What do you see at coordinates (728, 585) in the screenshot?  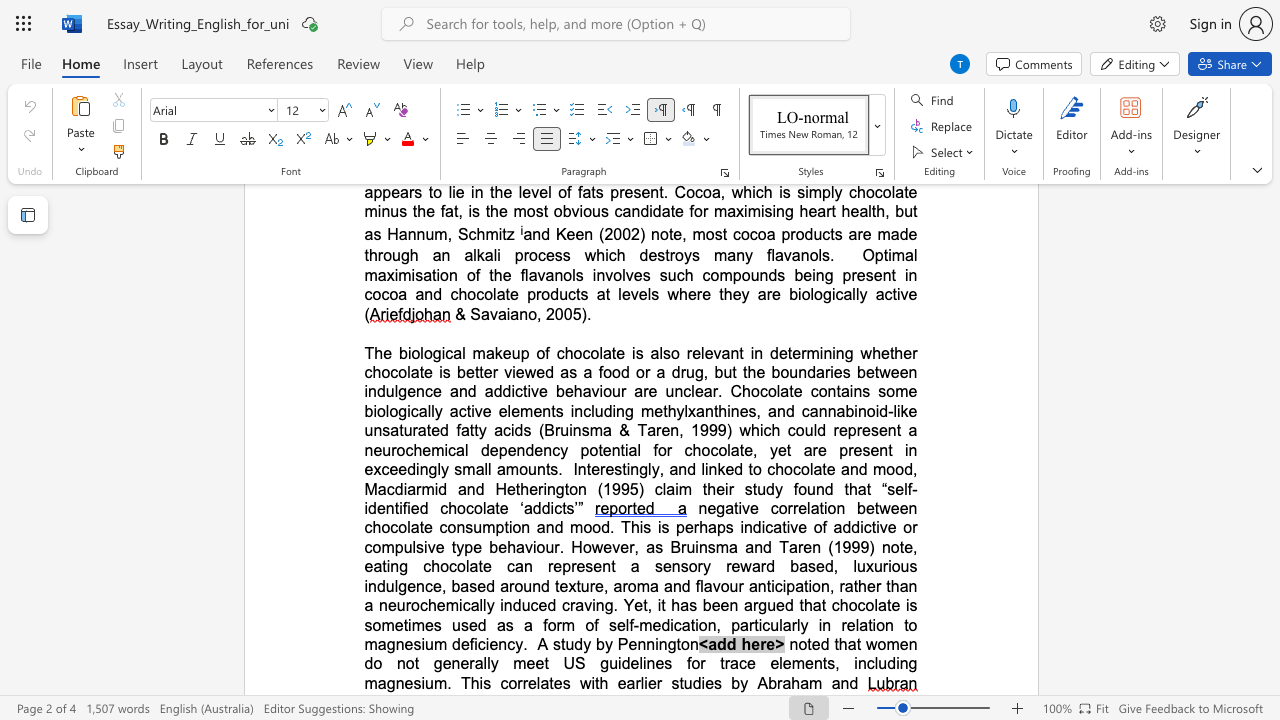 I see `the space between the continuous character "o" and "u" in the text` at bounding box center [728, 585].